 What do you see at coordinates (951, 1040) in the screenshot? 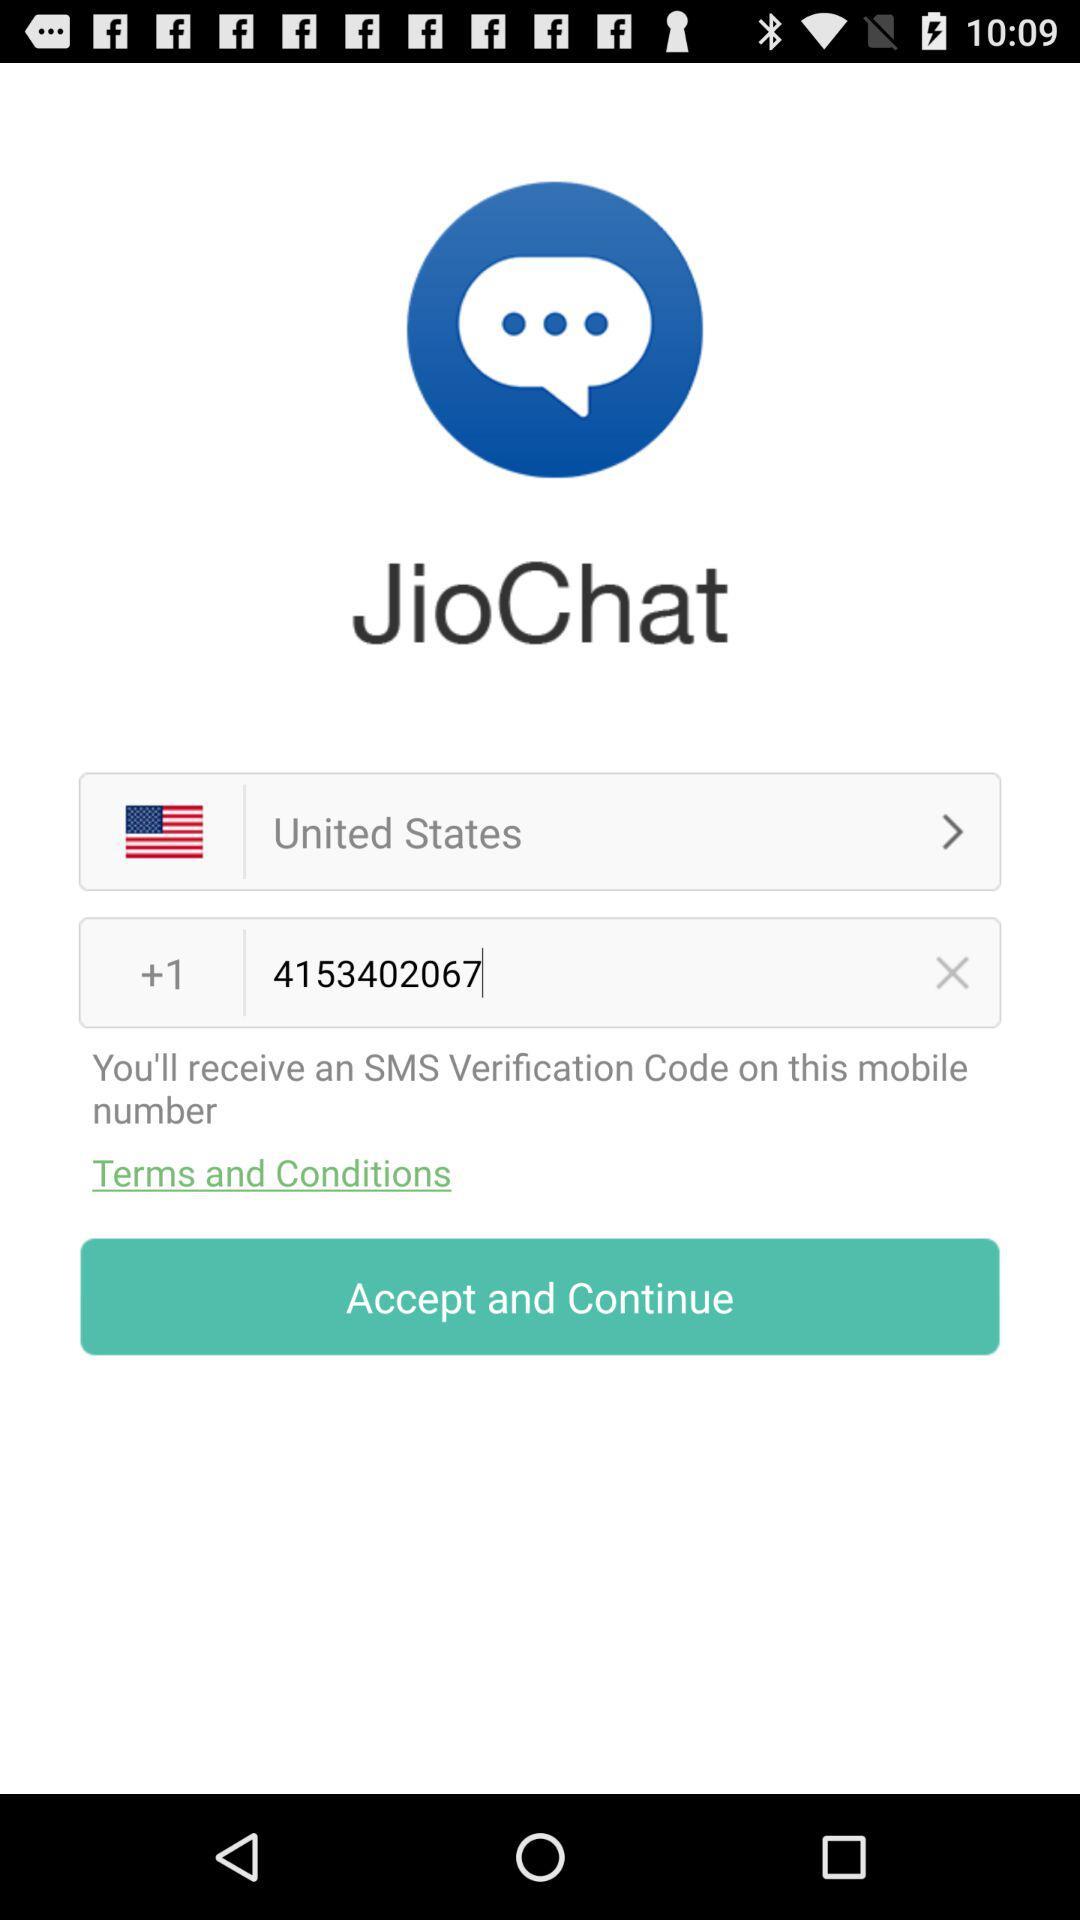
I see `the close icon` at bounding box center [951, 1040].